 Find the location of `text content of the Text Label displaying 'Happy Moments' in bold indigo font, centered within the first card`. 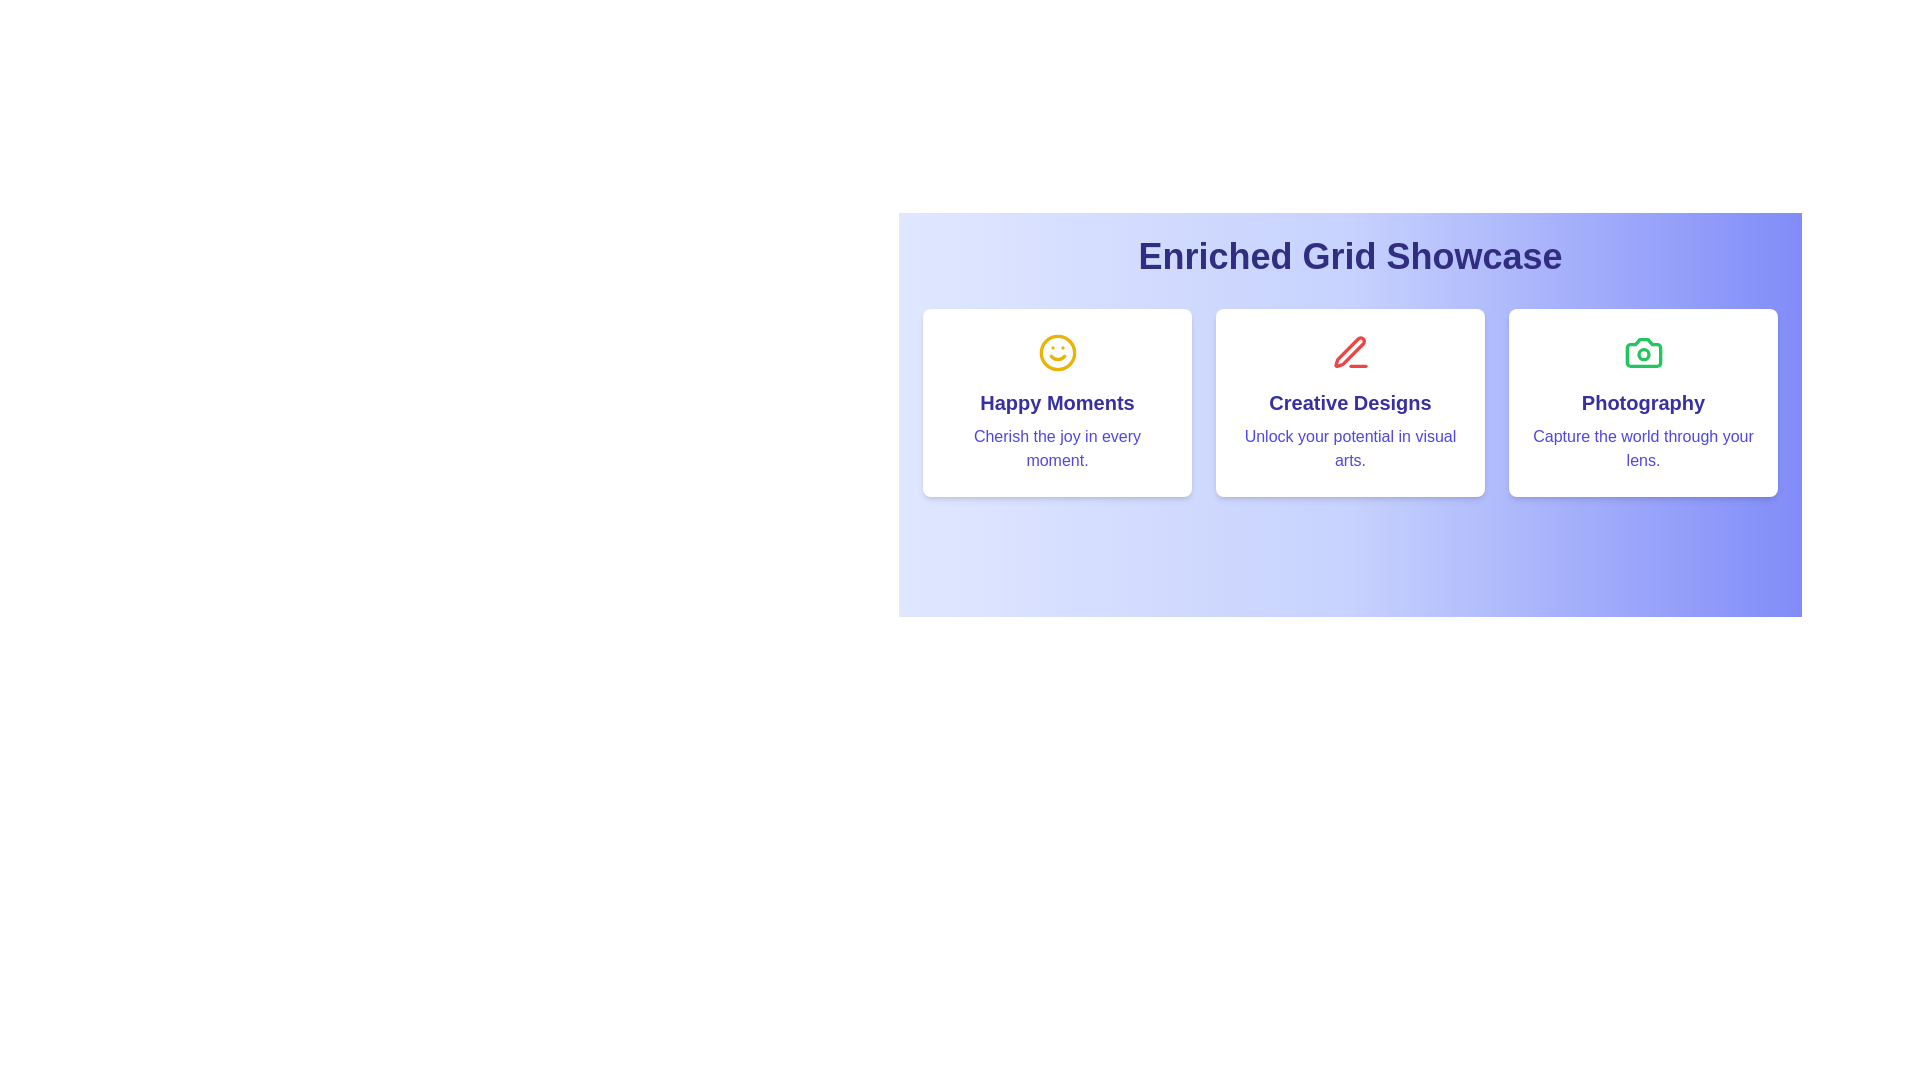

text content of the Text Label displaying 'Happy Moments' in bold indigo font, centered within the first card is located at coordinates (1056, 402).